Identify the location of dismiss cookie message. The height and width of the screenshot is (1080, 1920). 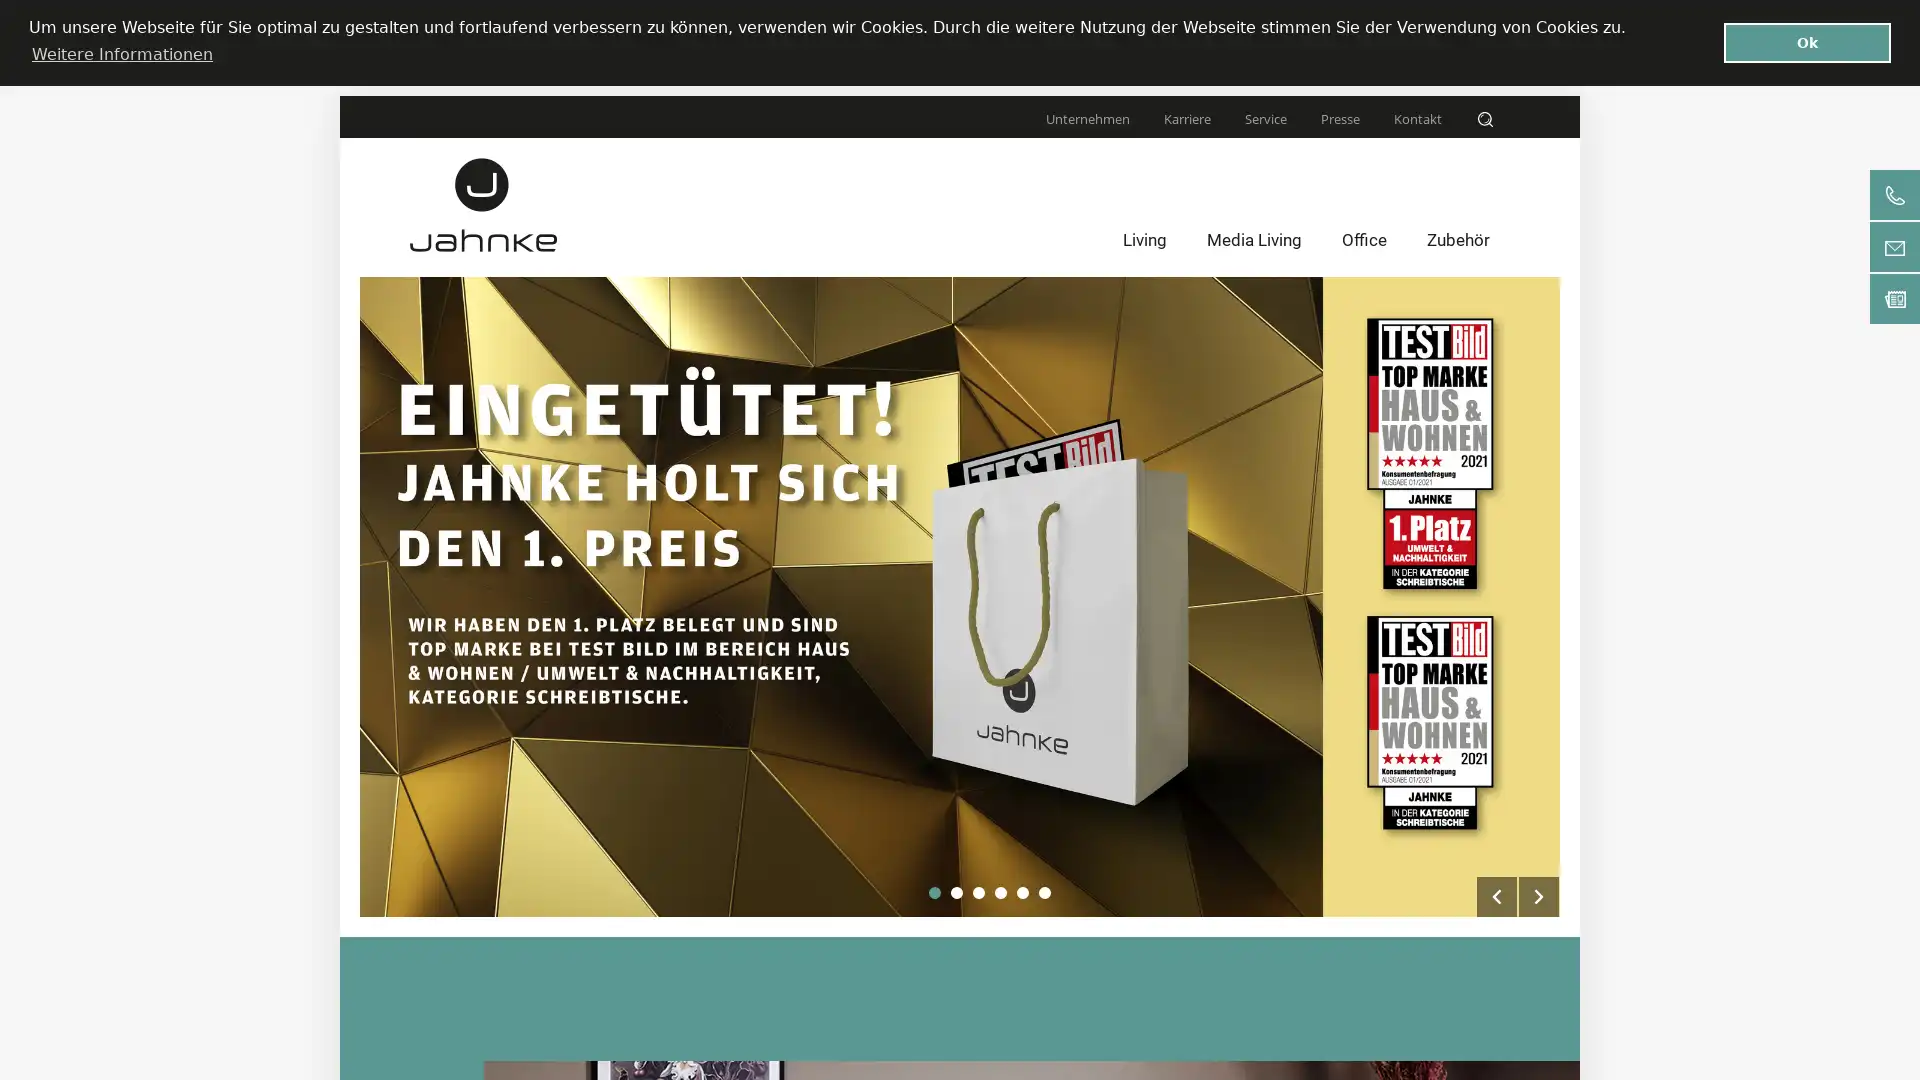
(1807, 42).